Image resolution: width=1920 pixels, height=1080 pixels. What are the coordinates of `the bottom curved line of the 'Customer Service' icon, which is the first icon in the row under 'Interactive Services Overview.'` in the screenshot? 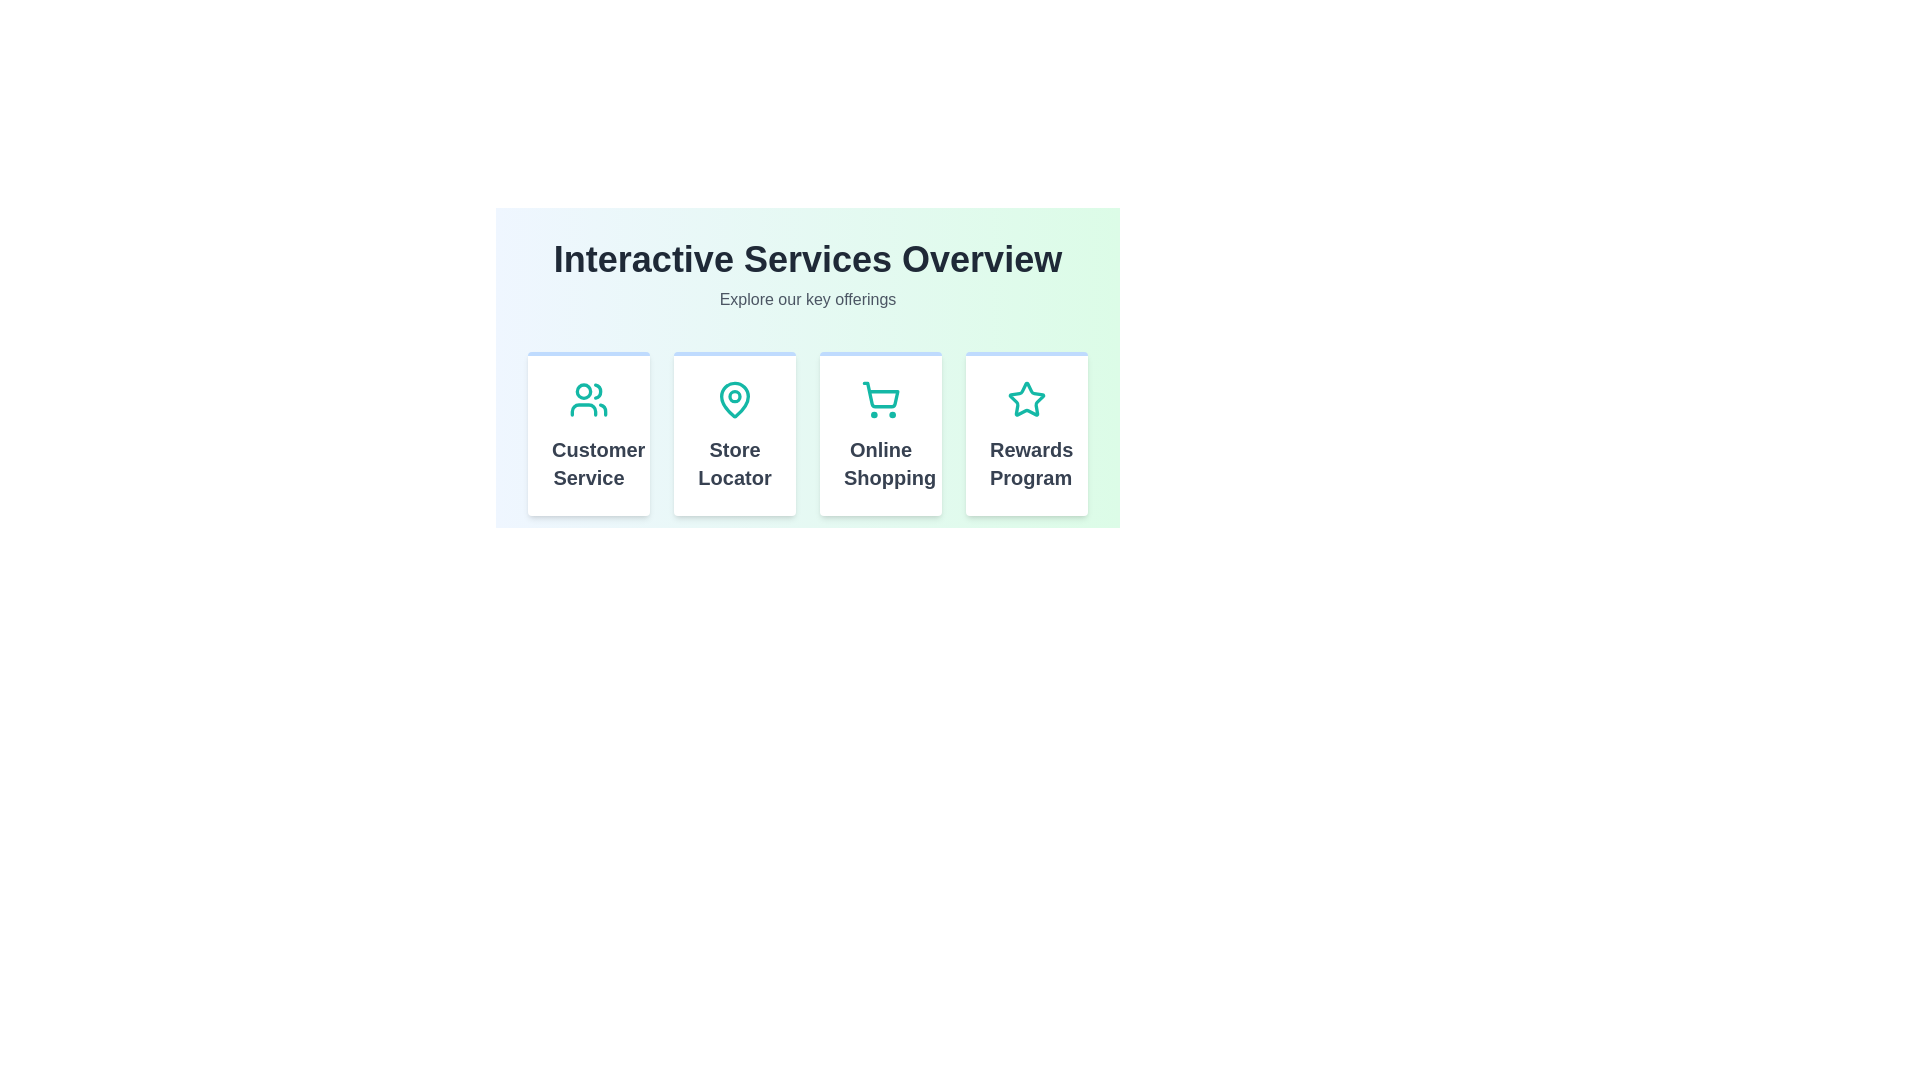 It's located at (583, 408).